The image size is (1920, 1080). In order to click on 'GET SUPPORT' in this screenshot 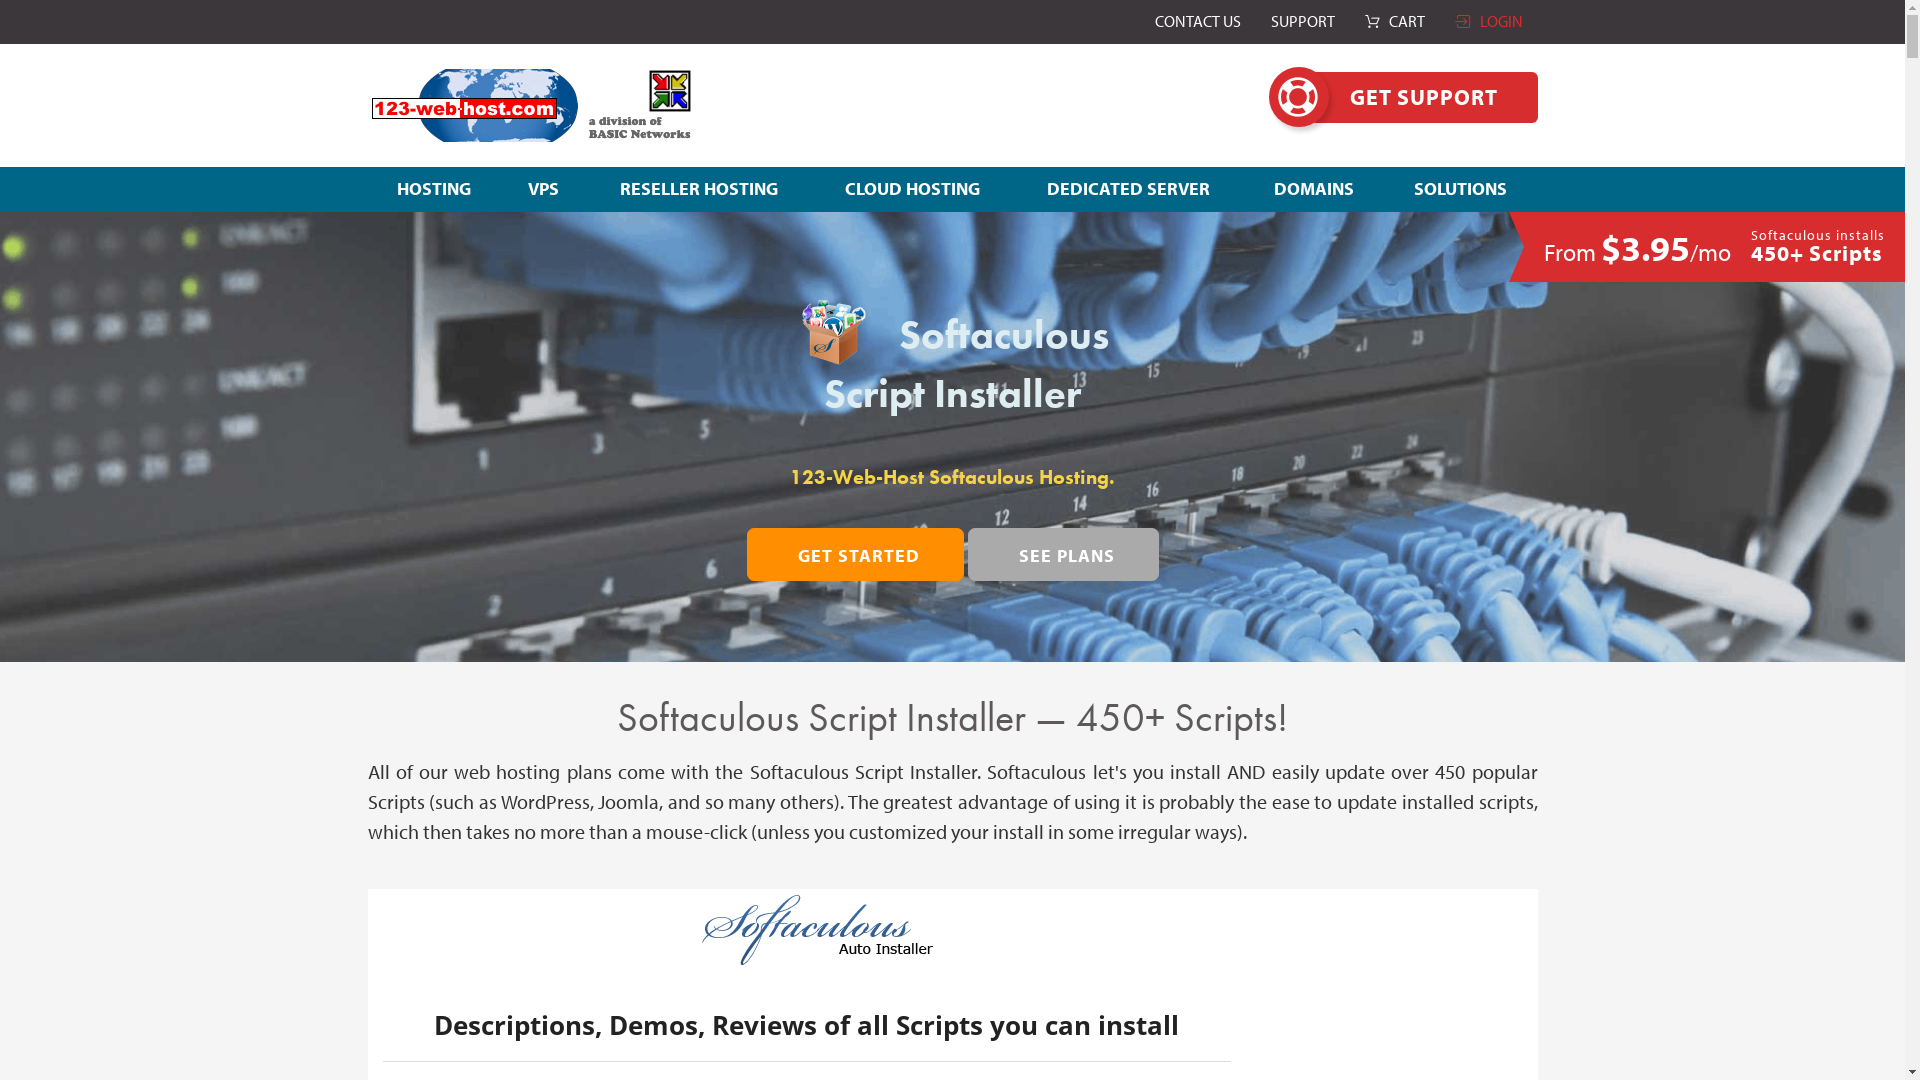, I will do `click(1423, 97)`.